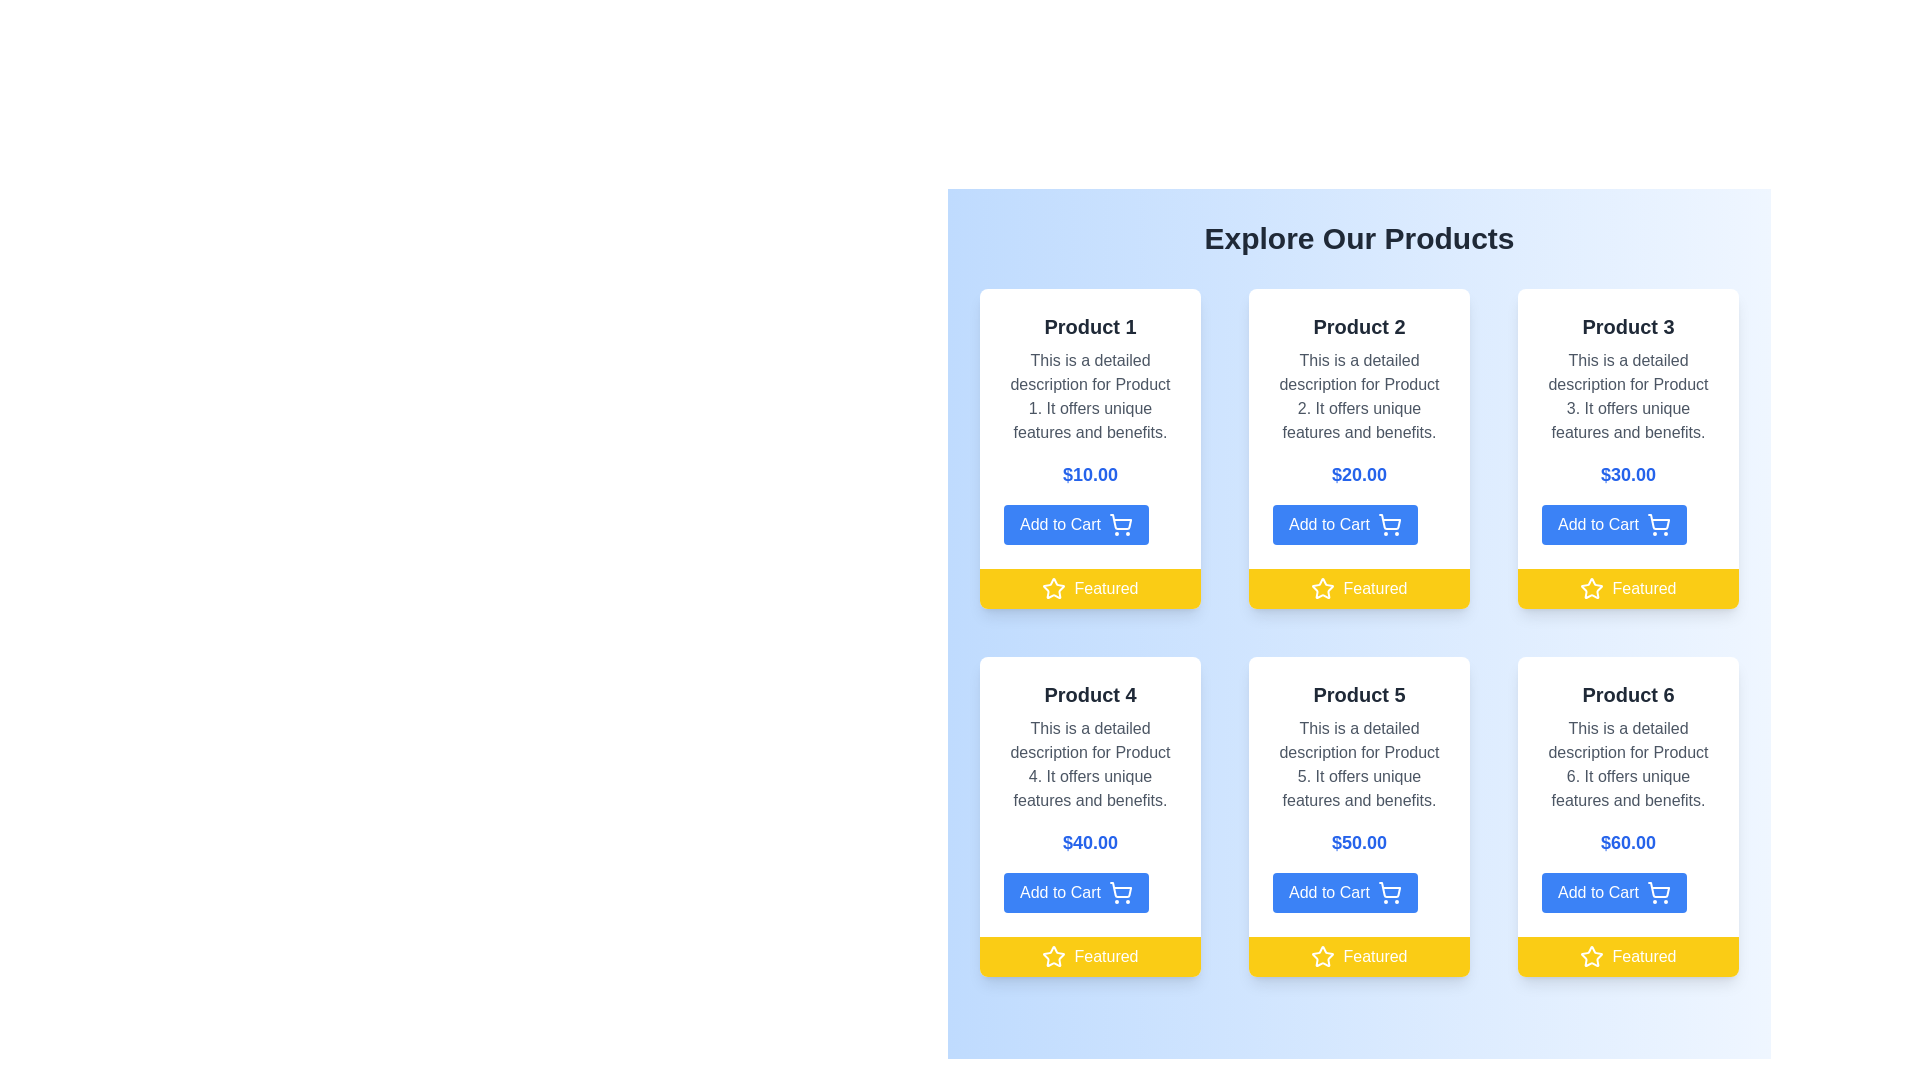 This screenshot has width=1920, height=1080. Describe the element at coordinates (1628, 397) in the screenshot. I see `the textual description that reads 'This is a detailed description for Product 3', which is styled in subtle gray and positioned below the product name 'Product 3' and above the price '$30.00'` at that location.